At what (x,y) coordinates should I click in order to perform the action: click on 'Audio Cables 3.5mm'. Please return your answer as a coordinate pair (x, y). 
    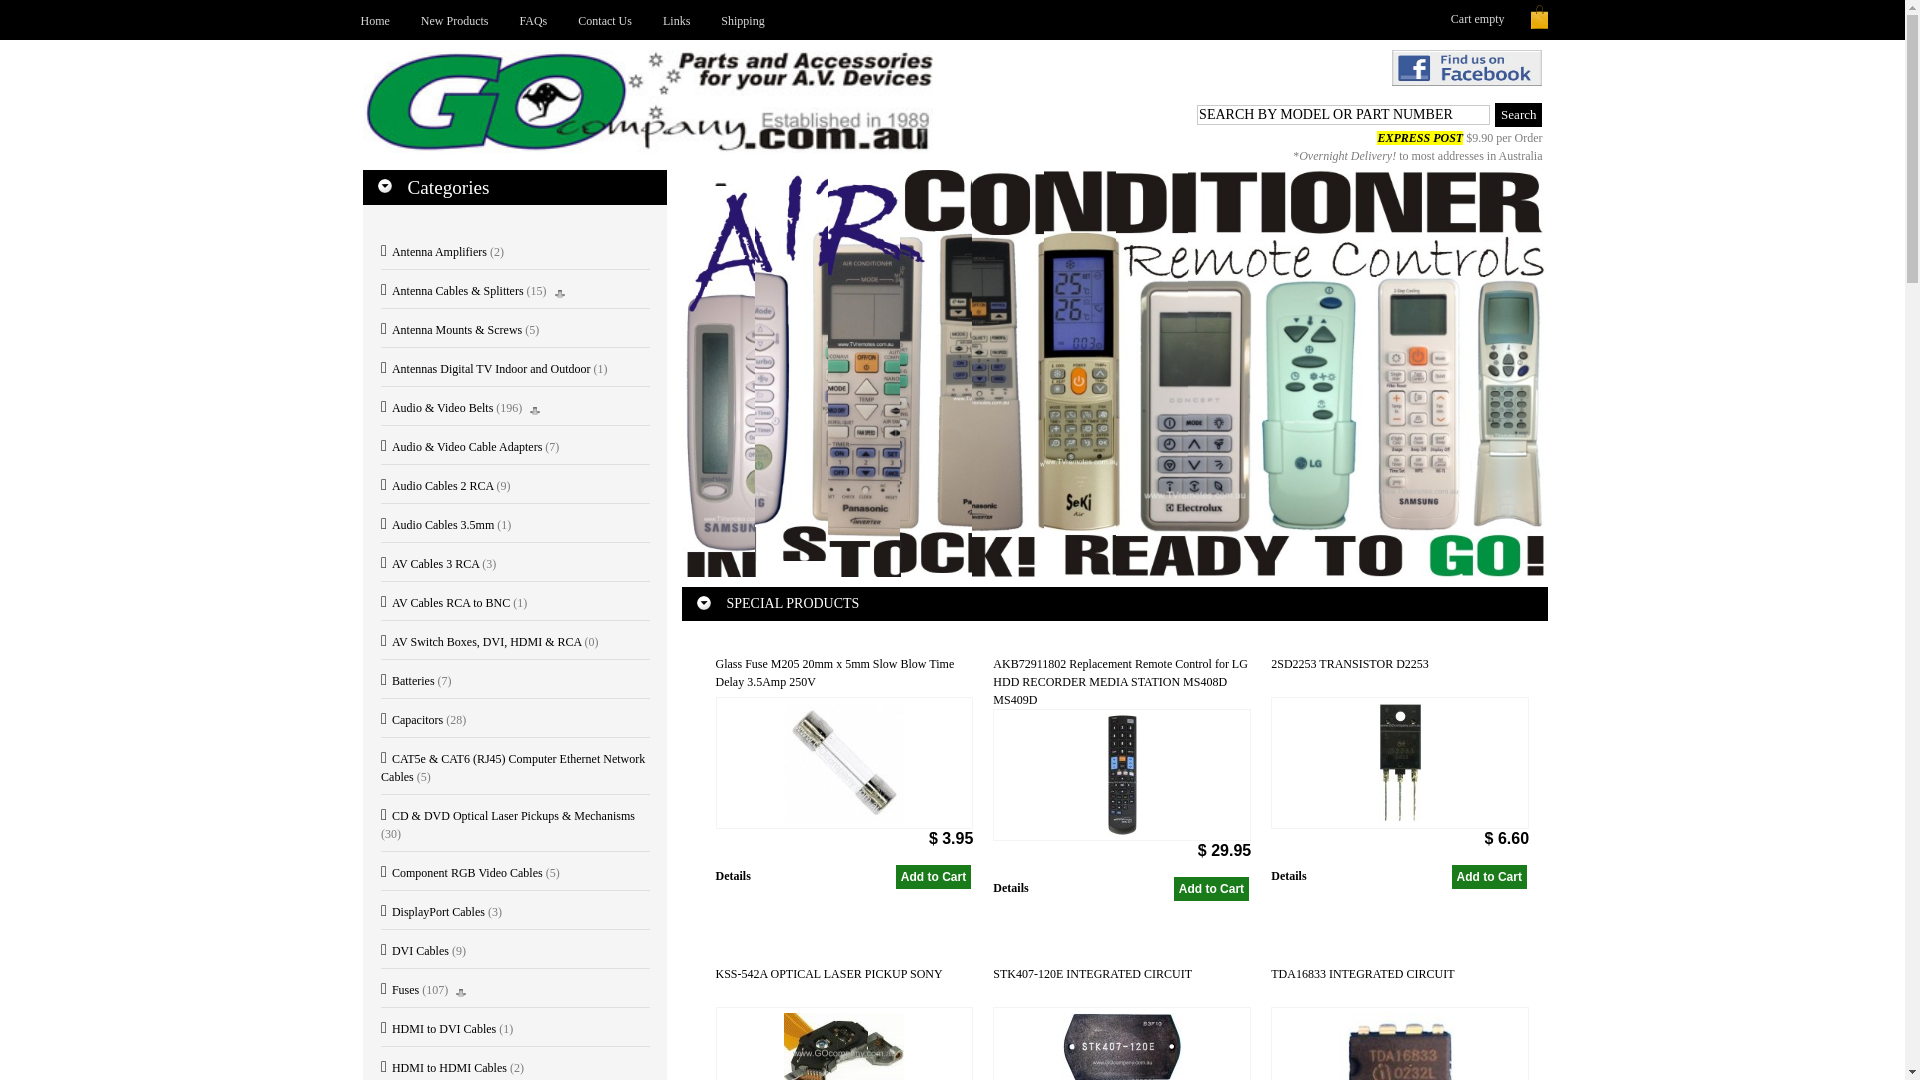
    Looking at the image, I should click on (380, 523).